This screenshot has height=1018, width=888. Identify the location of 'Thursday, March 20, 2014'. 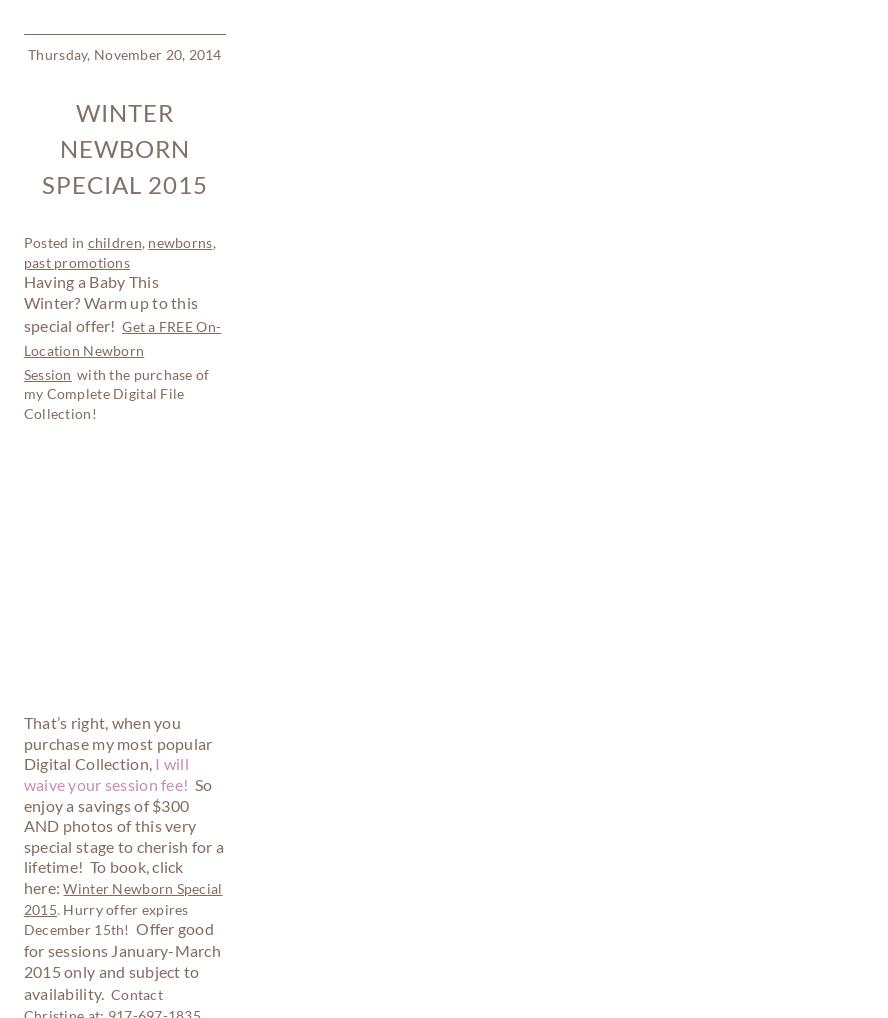
(41, 563).